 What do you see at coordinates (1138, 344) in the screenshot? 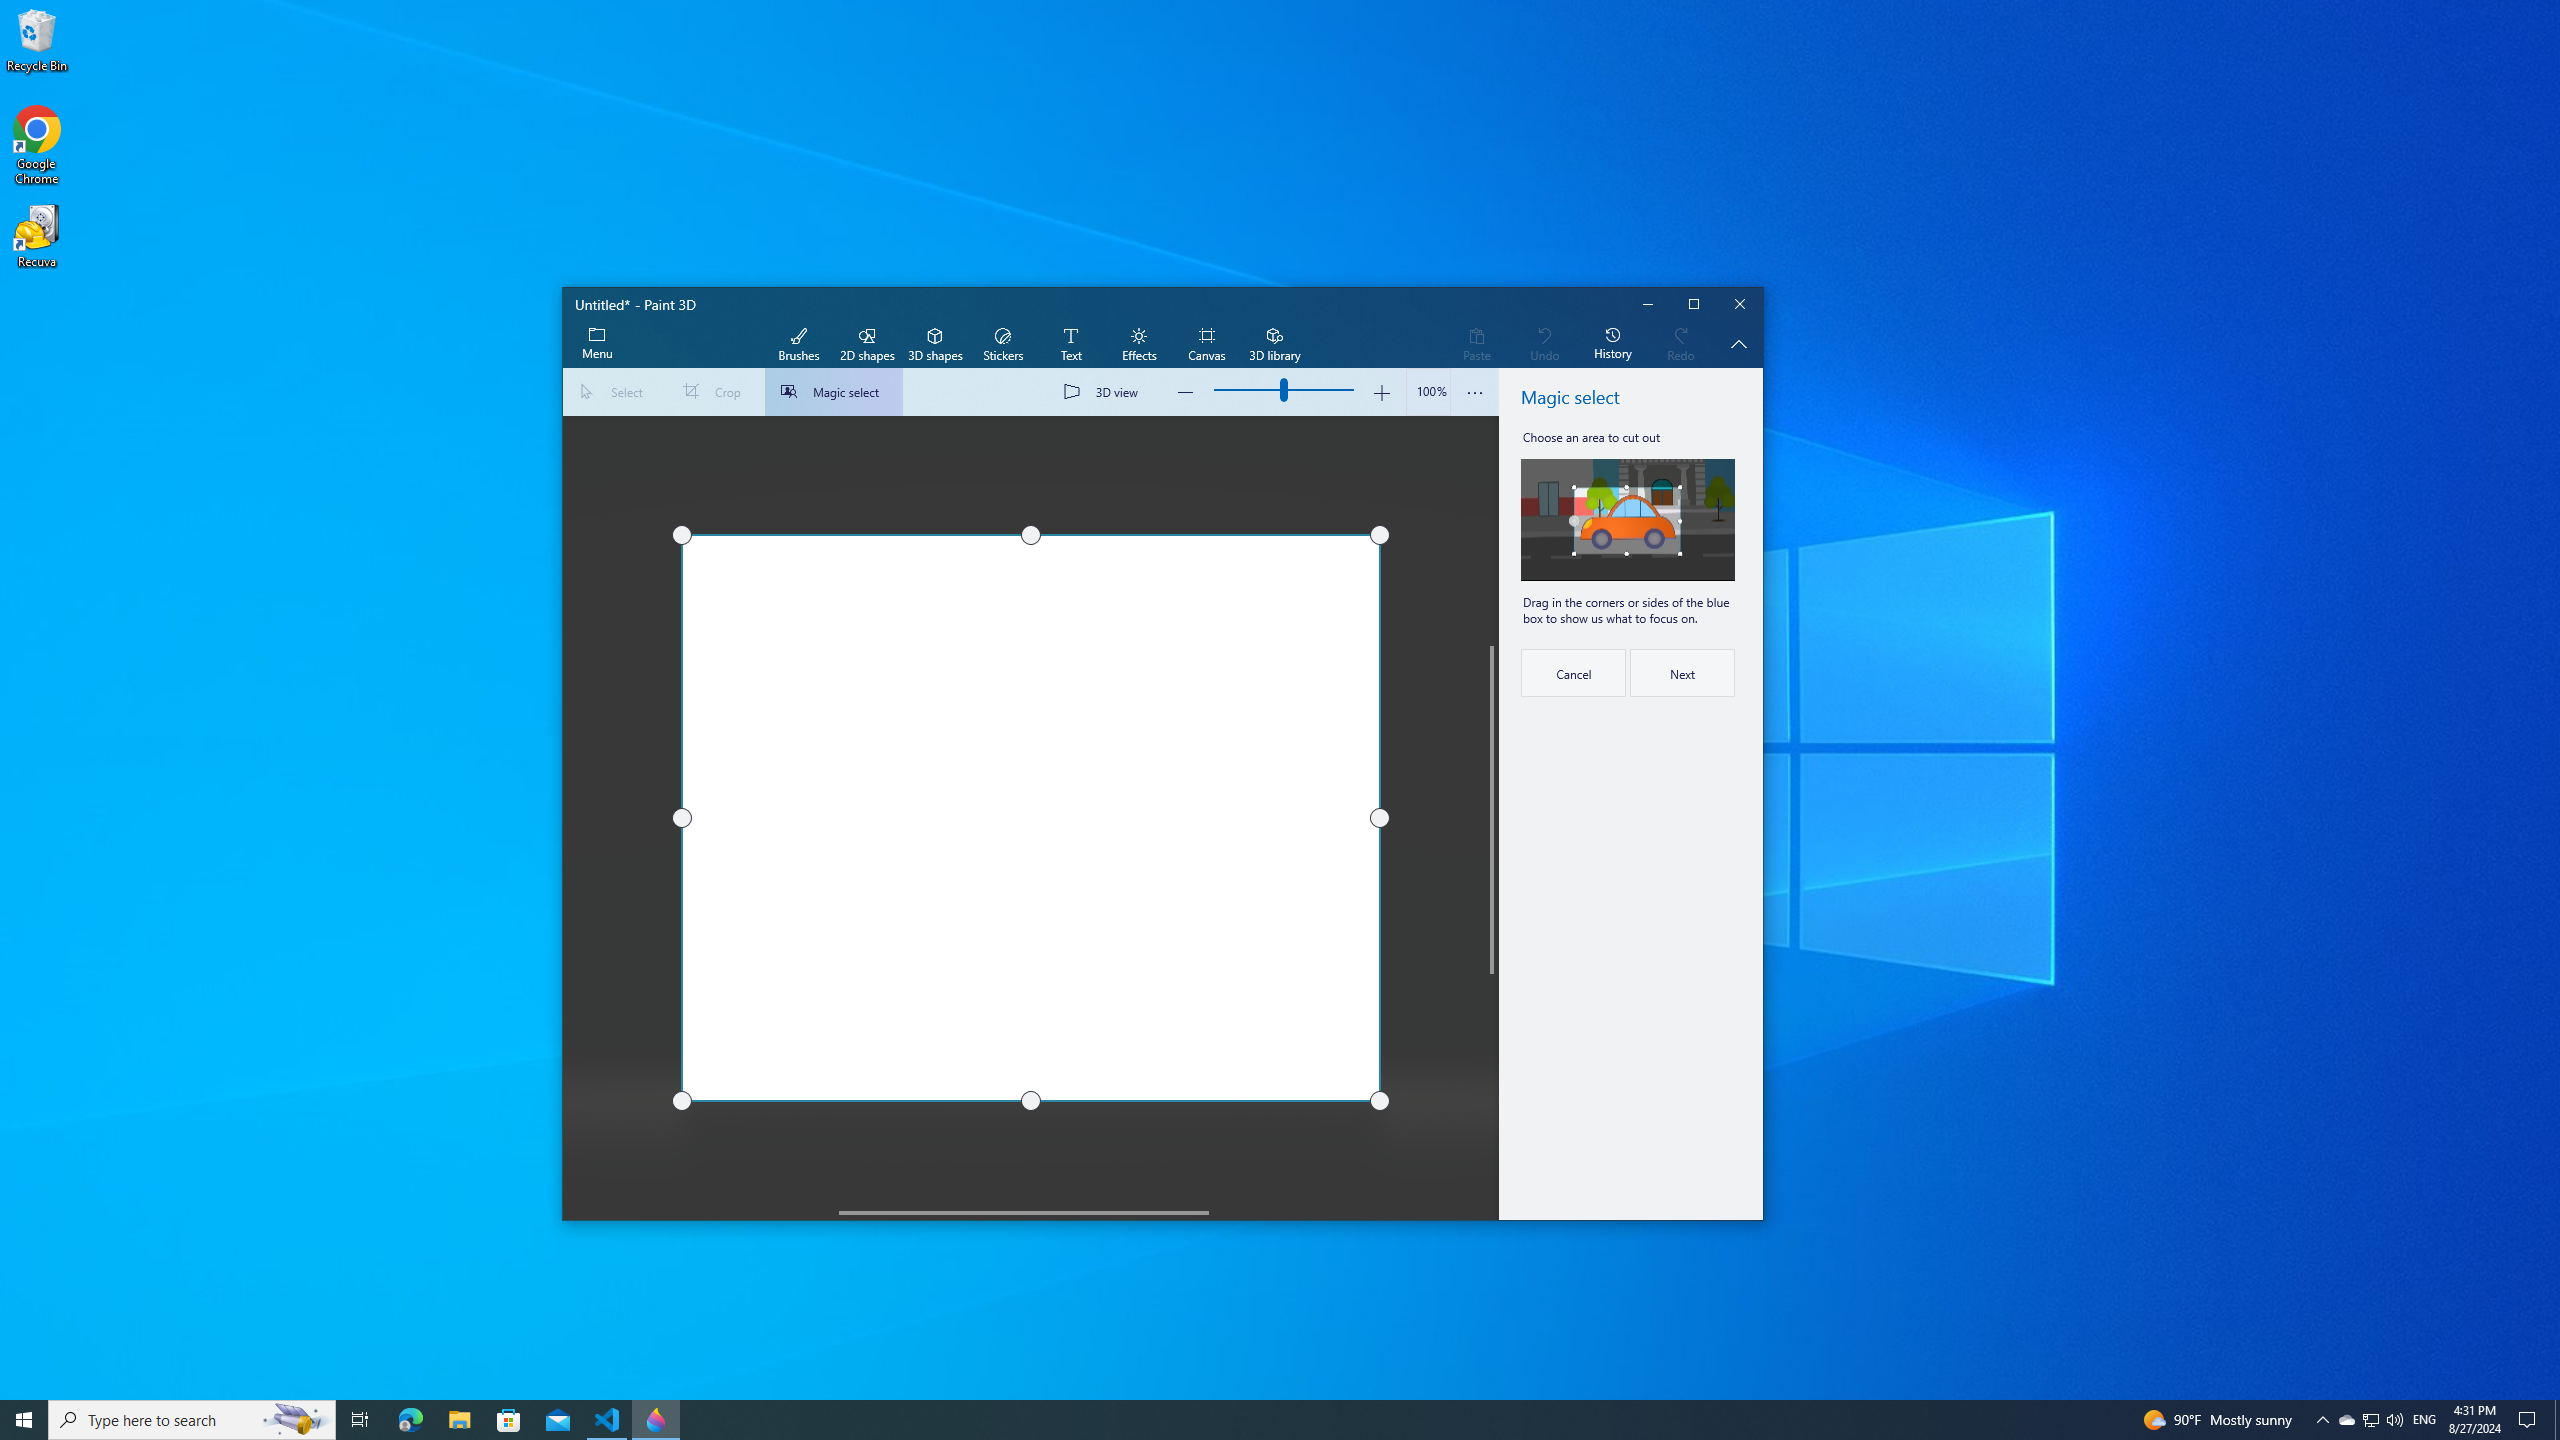
I see `'Effects'` at bounding box center [1138, 344].